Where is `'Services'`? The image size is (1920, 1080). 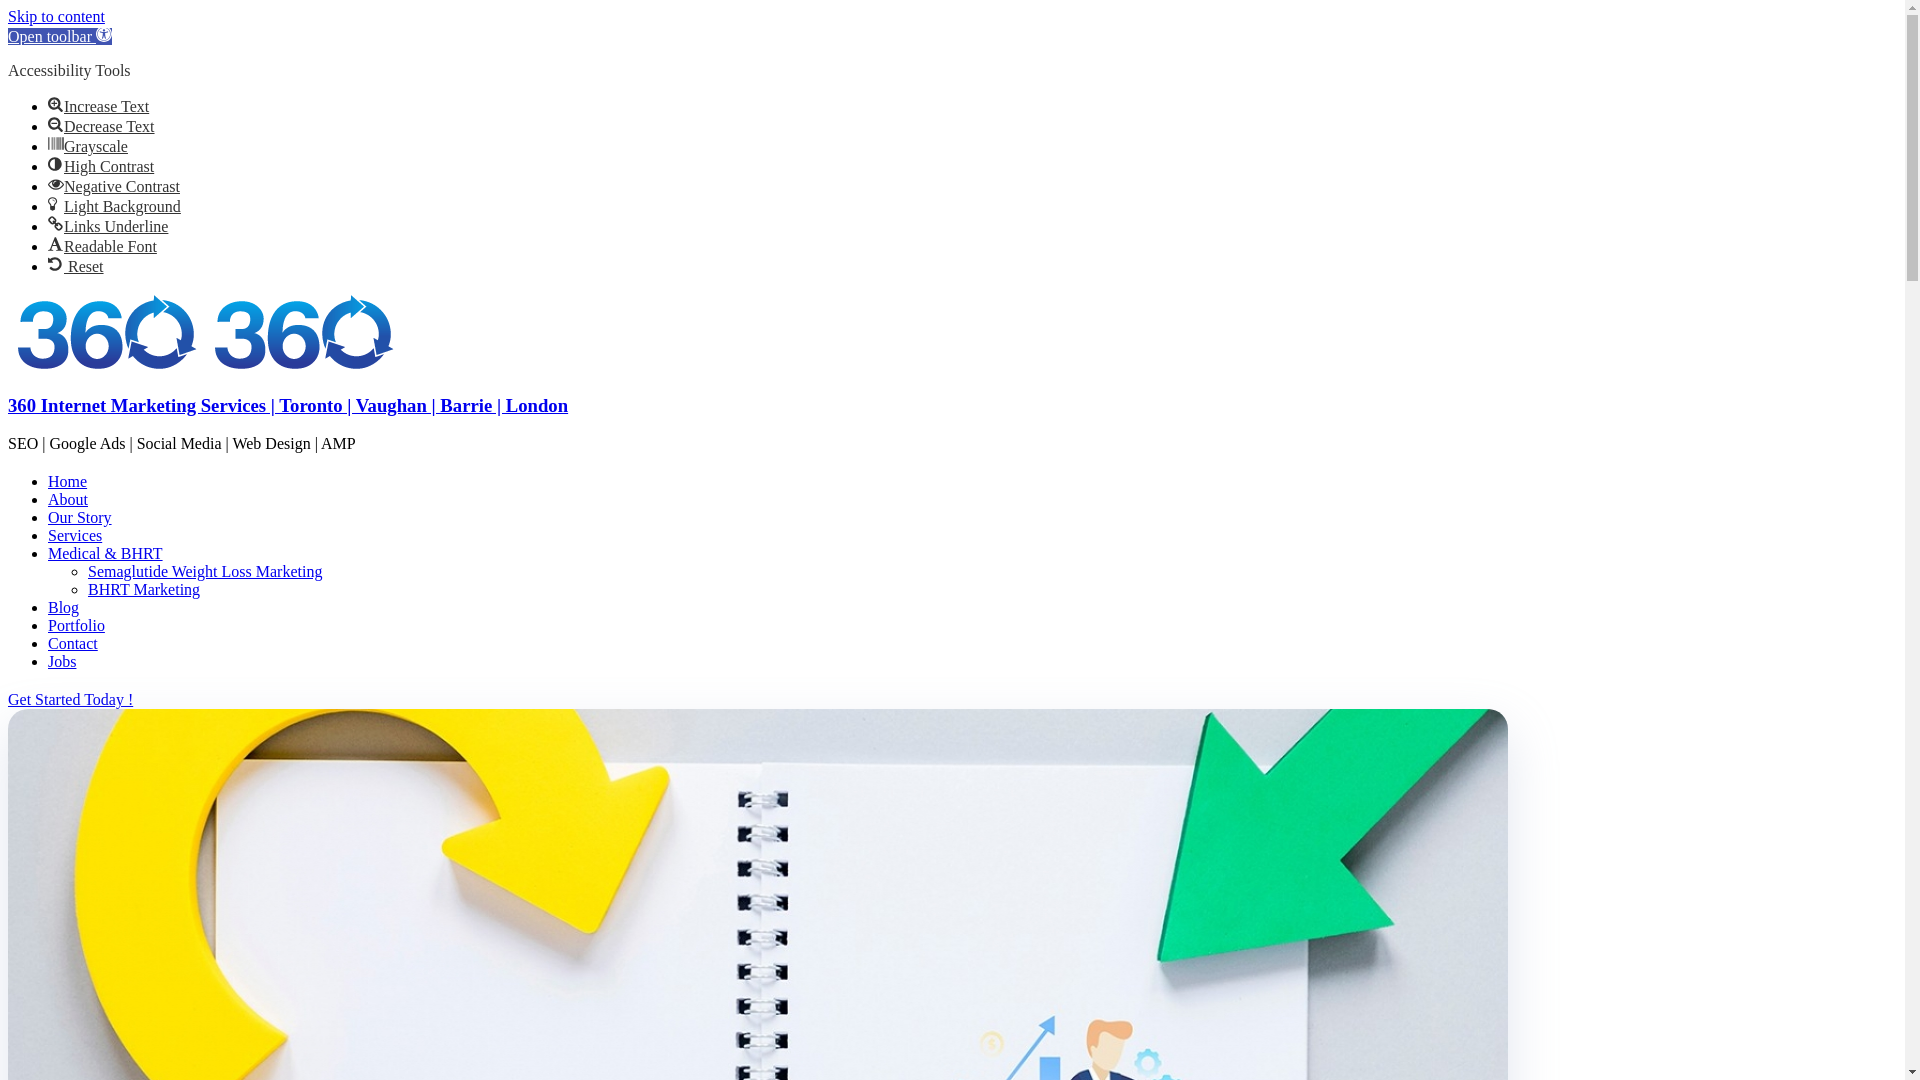
'Services' is located at coordinates (48, 534).